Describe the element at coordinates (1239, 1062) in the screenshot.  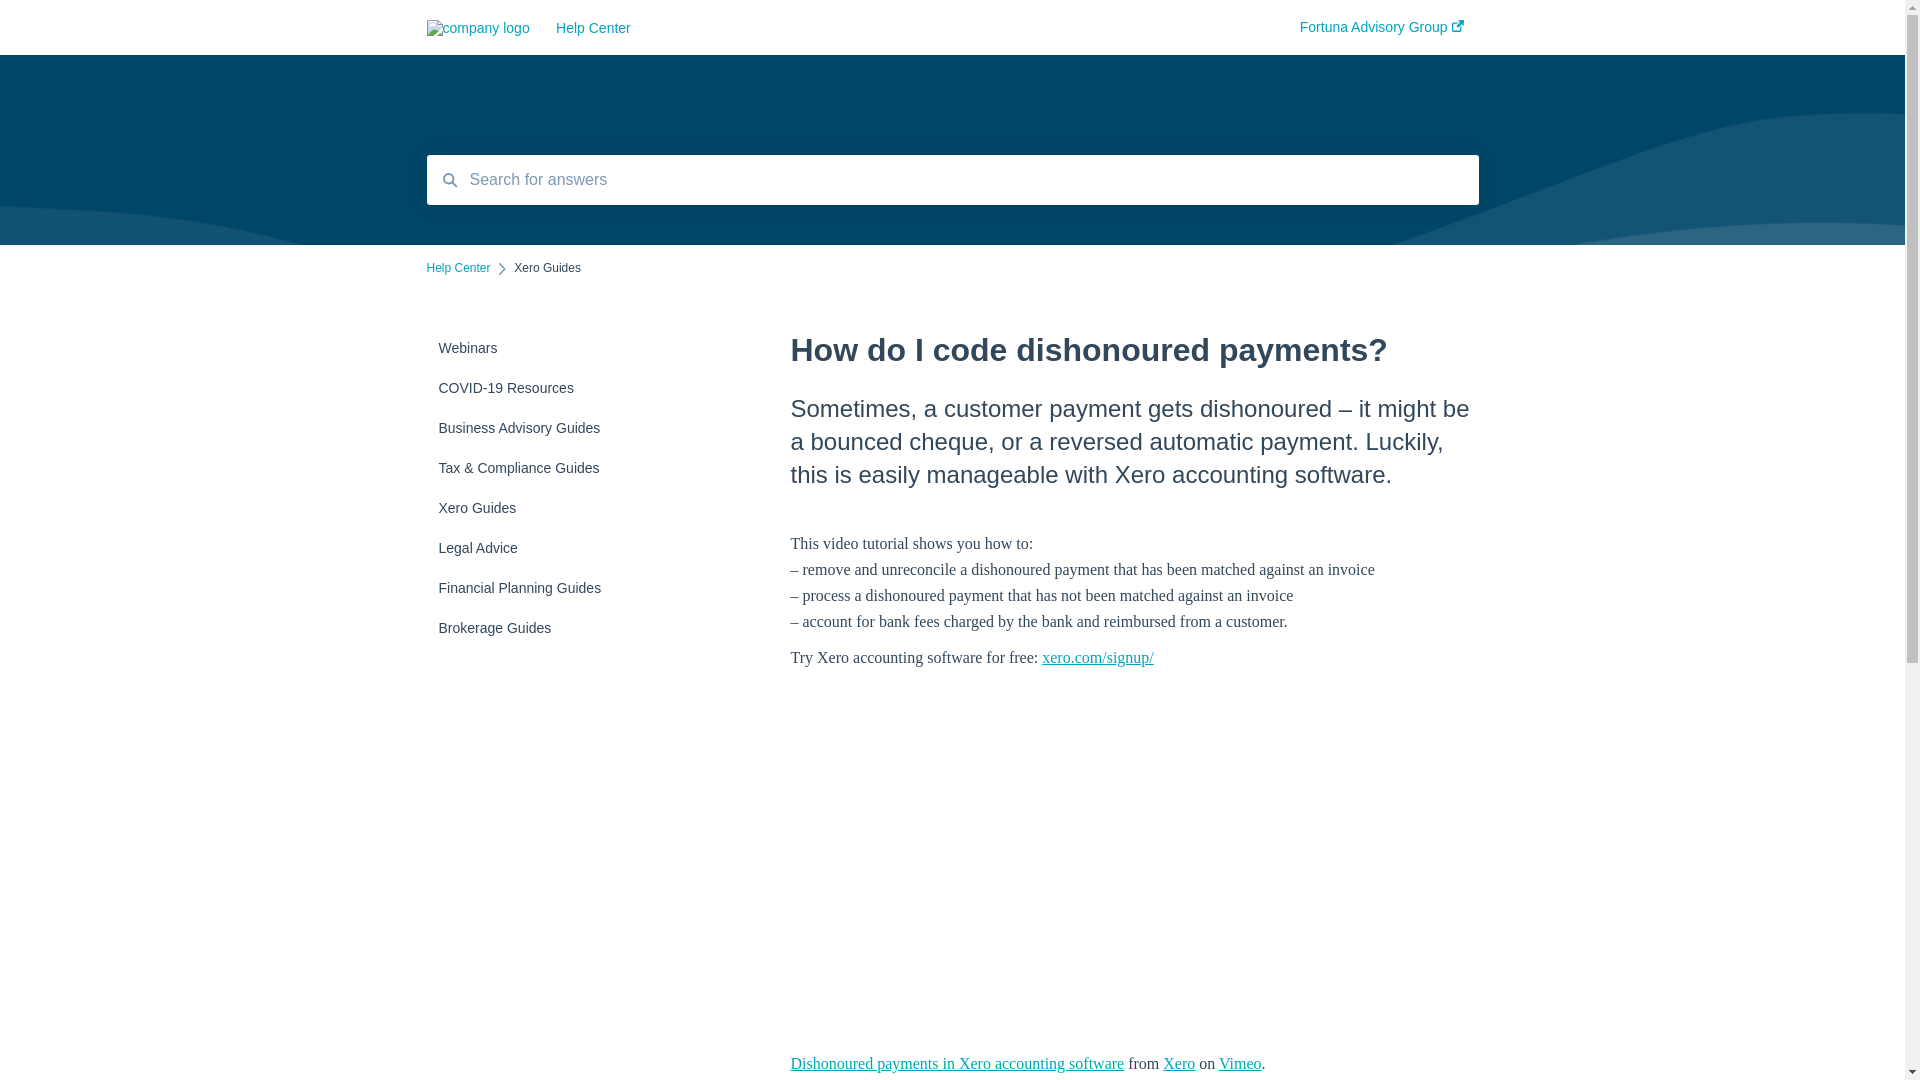
I see `'Vimeo'` at that location.